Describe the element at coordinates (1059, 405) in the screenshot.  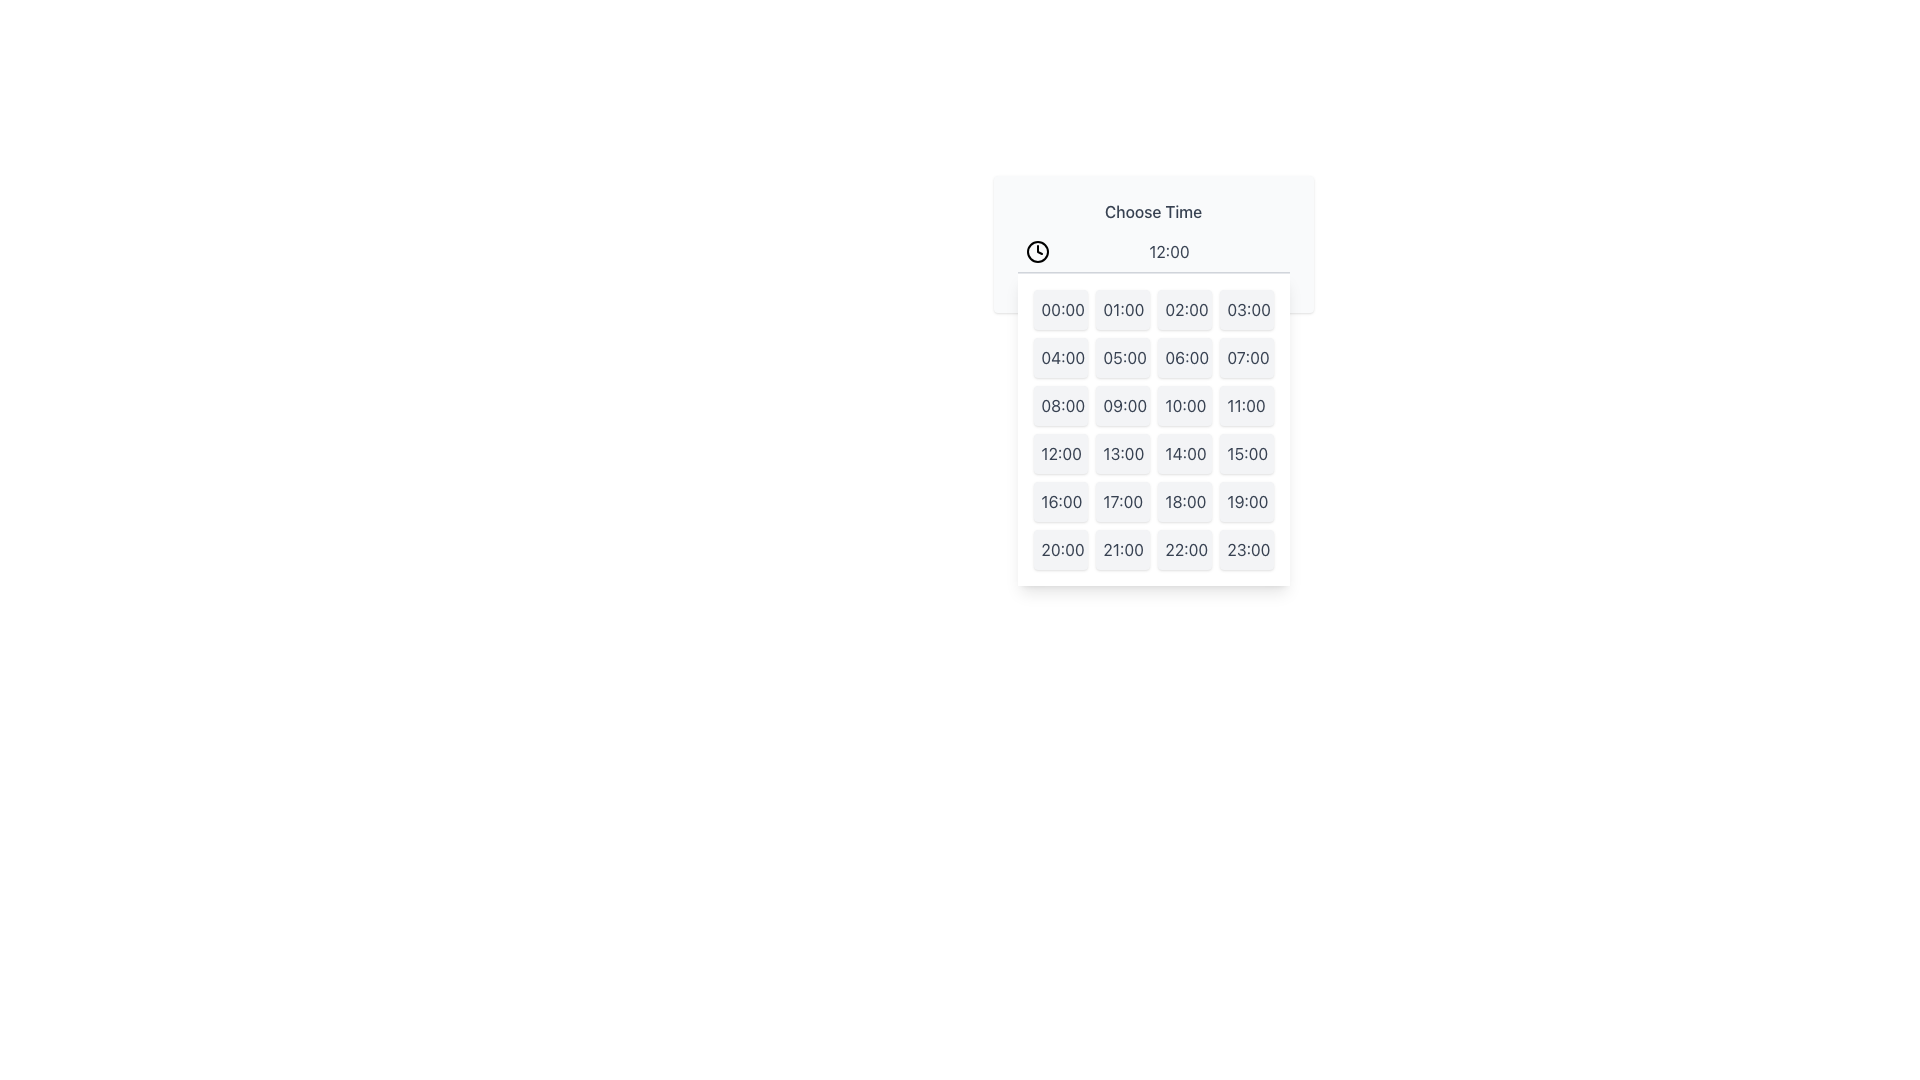
I see `the rectangular button displaying '08:00'` at that location.